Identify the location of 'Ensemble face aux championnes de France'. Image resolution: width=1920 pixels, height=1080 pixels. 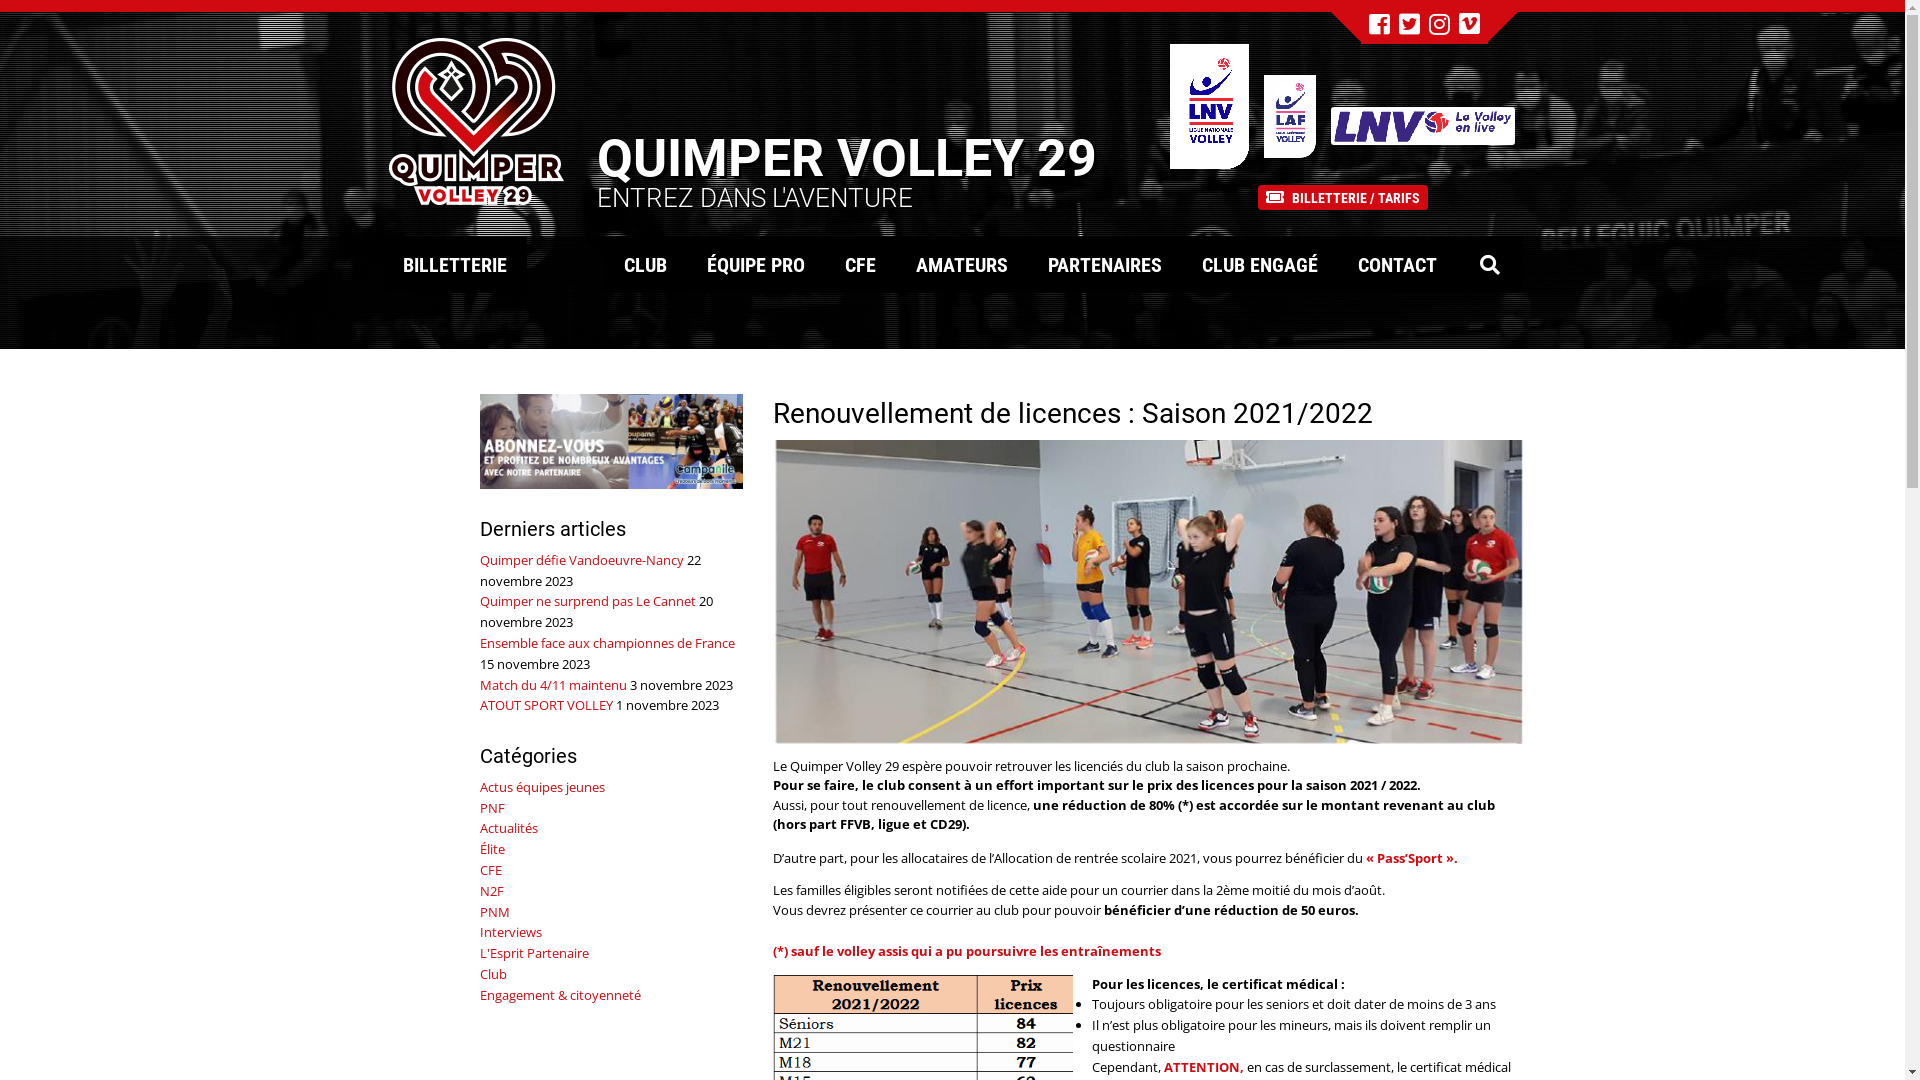
(606, 643).